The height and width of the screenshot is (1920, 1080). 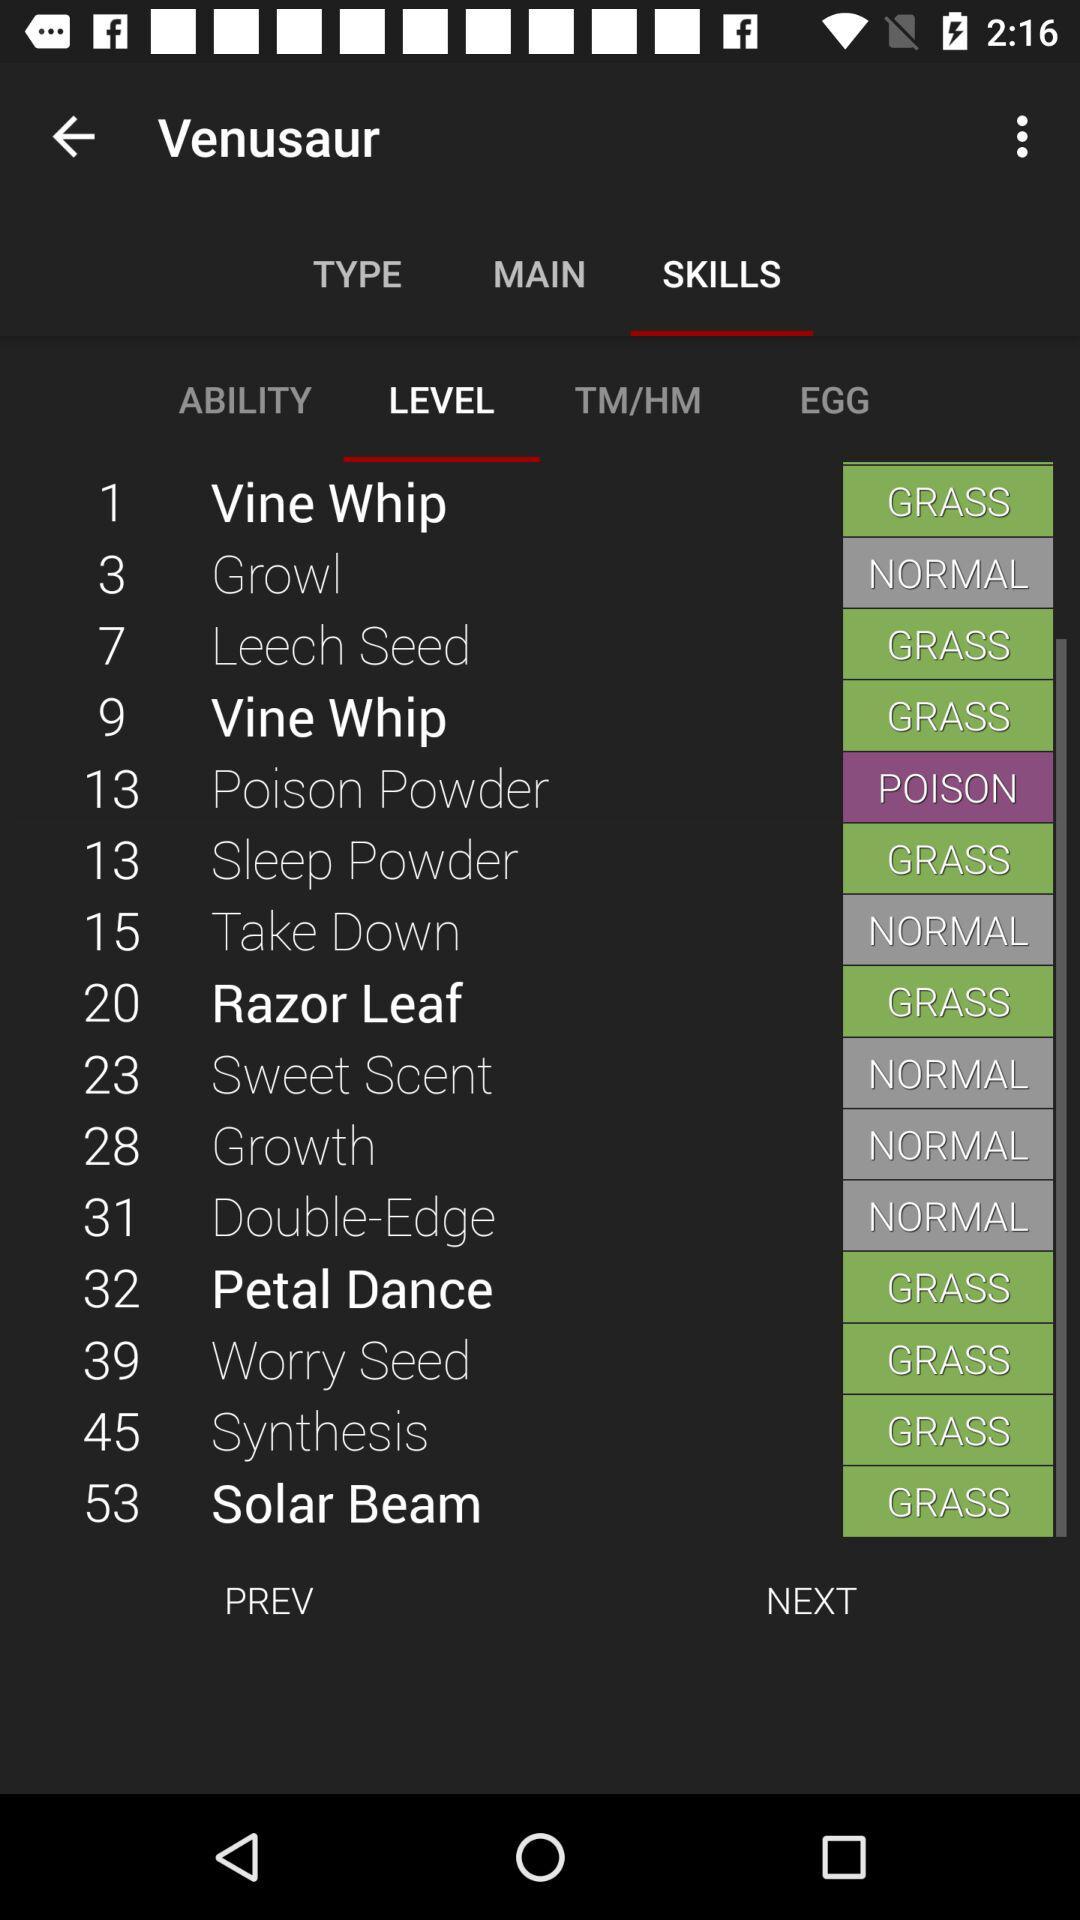 I want to click on 23 item, so click(x=112, y=1071).